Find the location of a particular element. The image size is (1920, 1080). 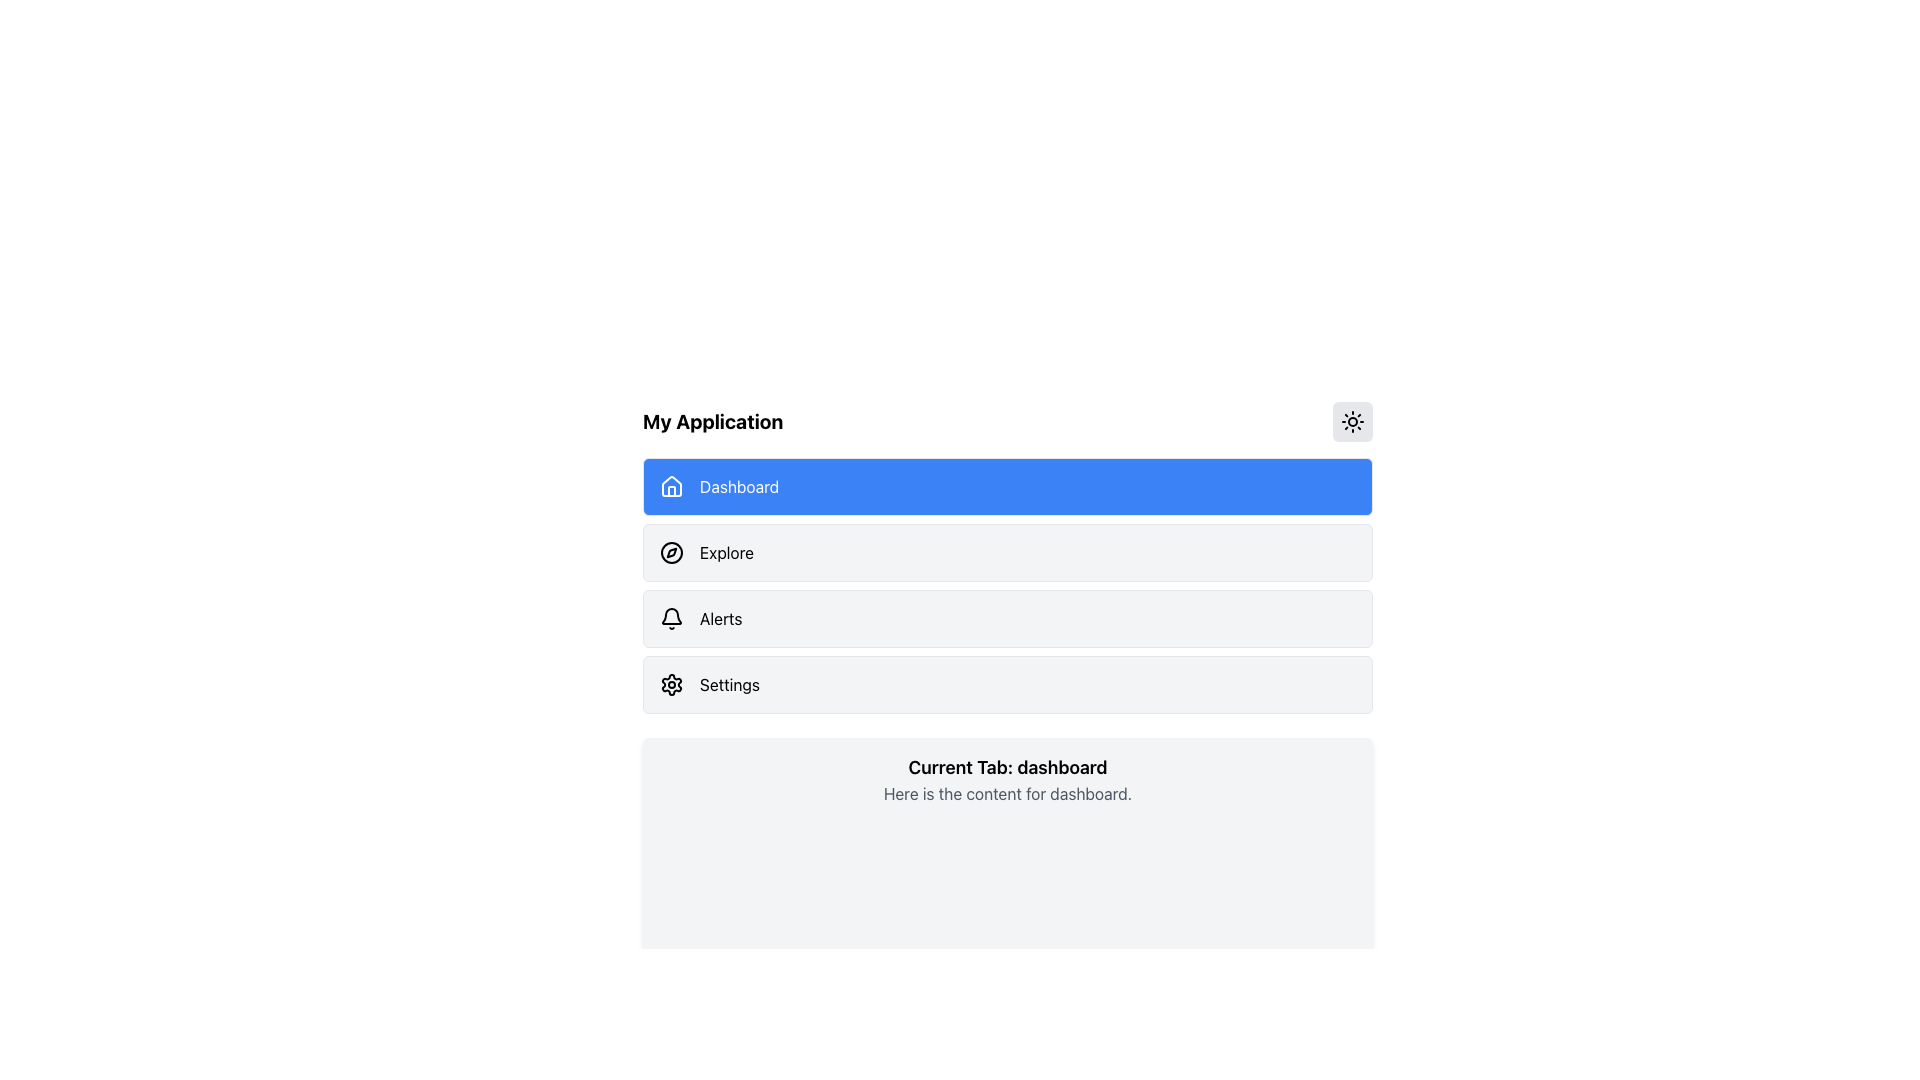

circular element of the compass icon located in the second menu option labeled 'Explore' by clicking on its center is located at coordinates (672, 552).